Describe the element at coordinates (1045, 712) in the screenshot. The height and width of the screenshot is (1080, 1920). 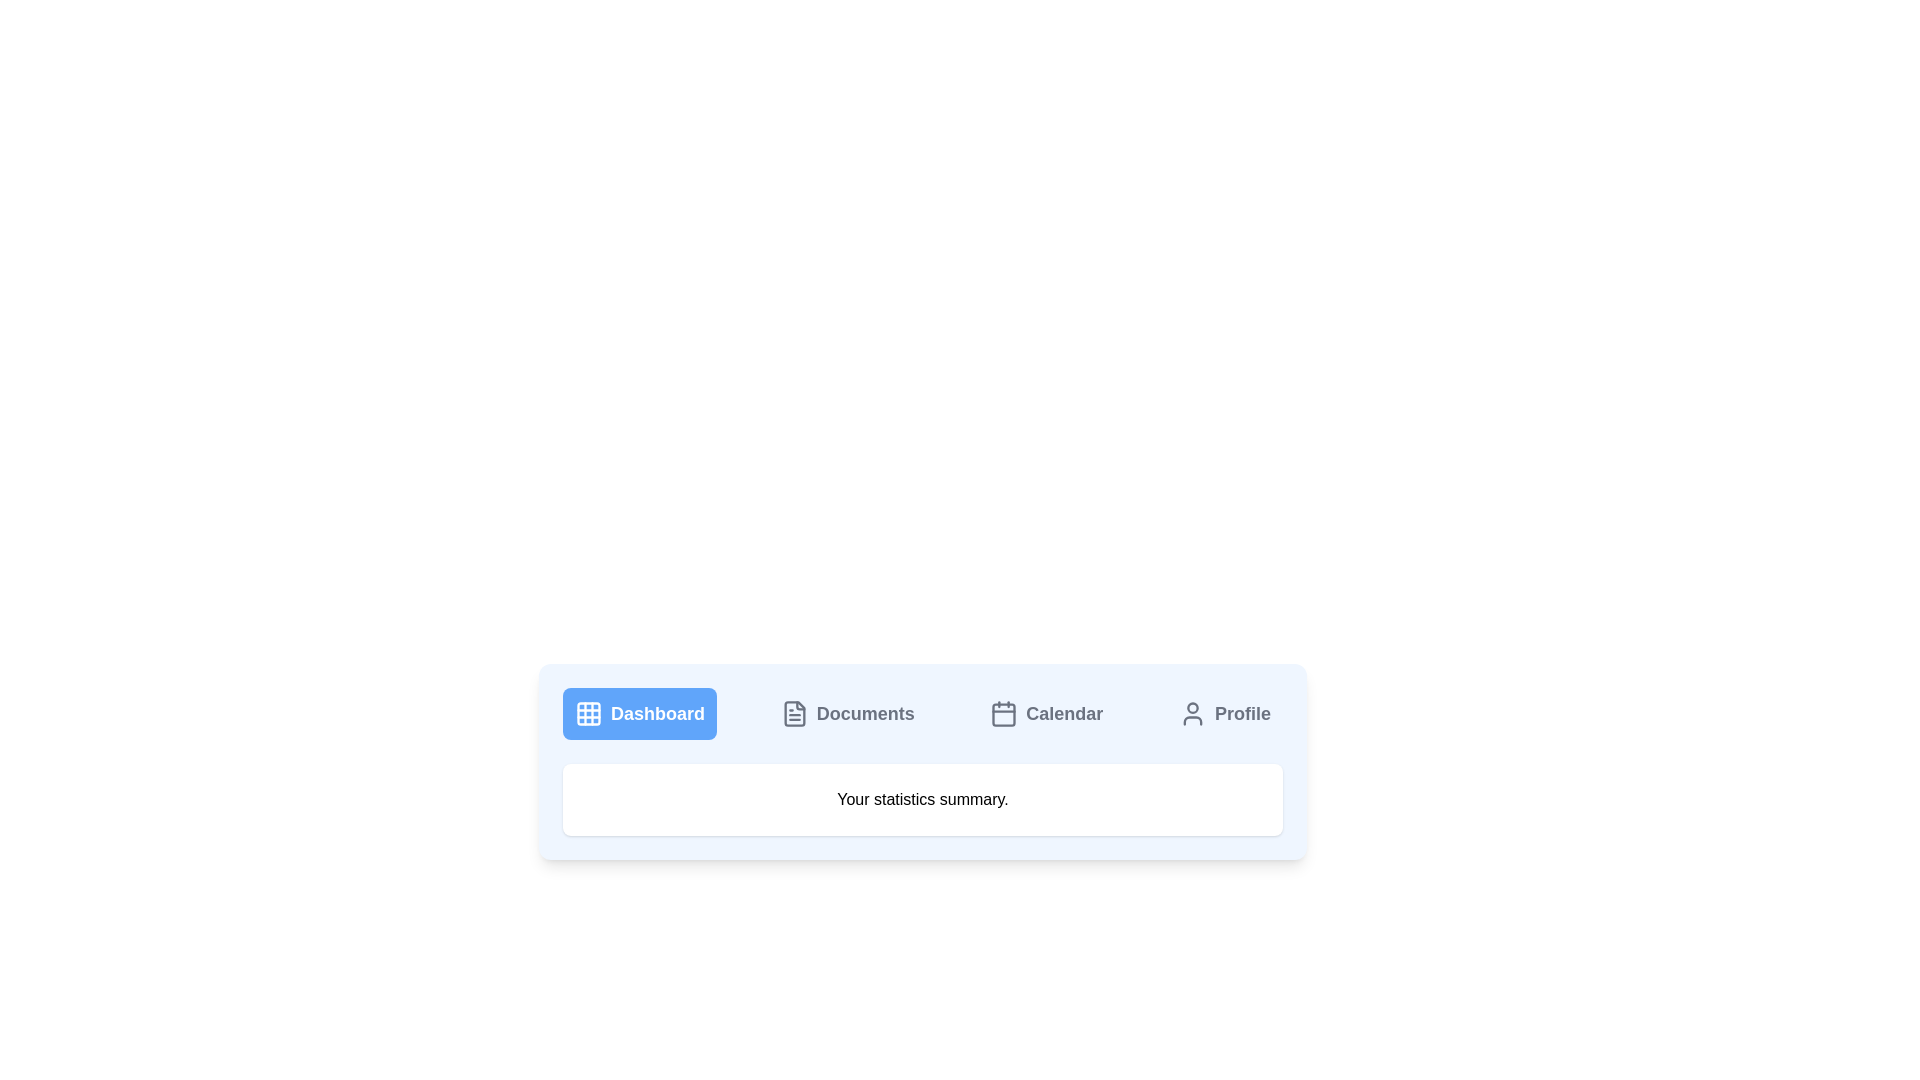
I see `the 'Calendar' button located in the horizontal navigation toolbar` at that location.